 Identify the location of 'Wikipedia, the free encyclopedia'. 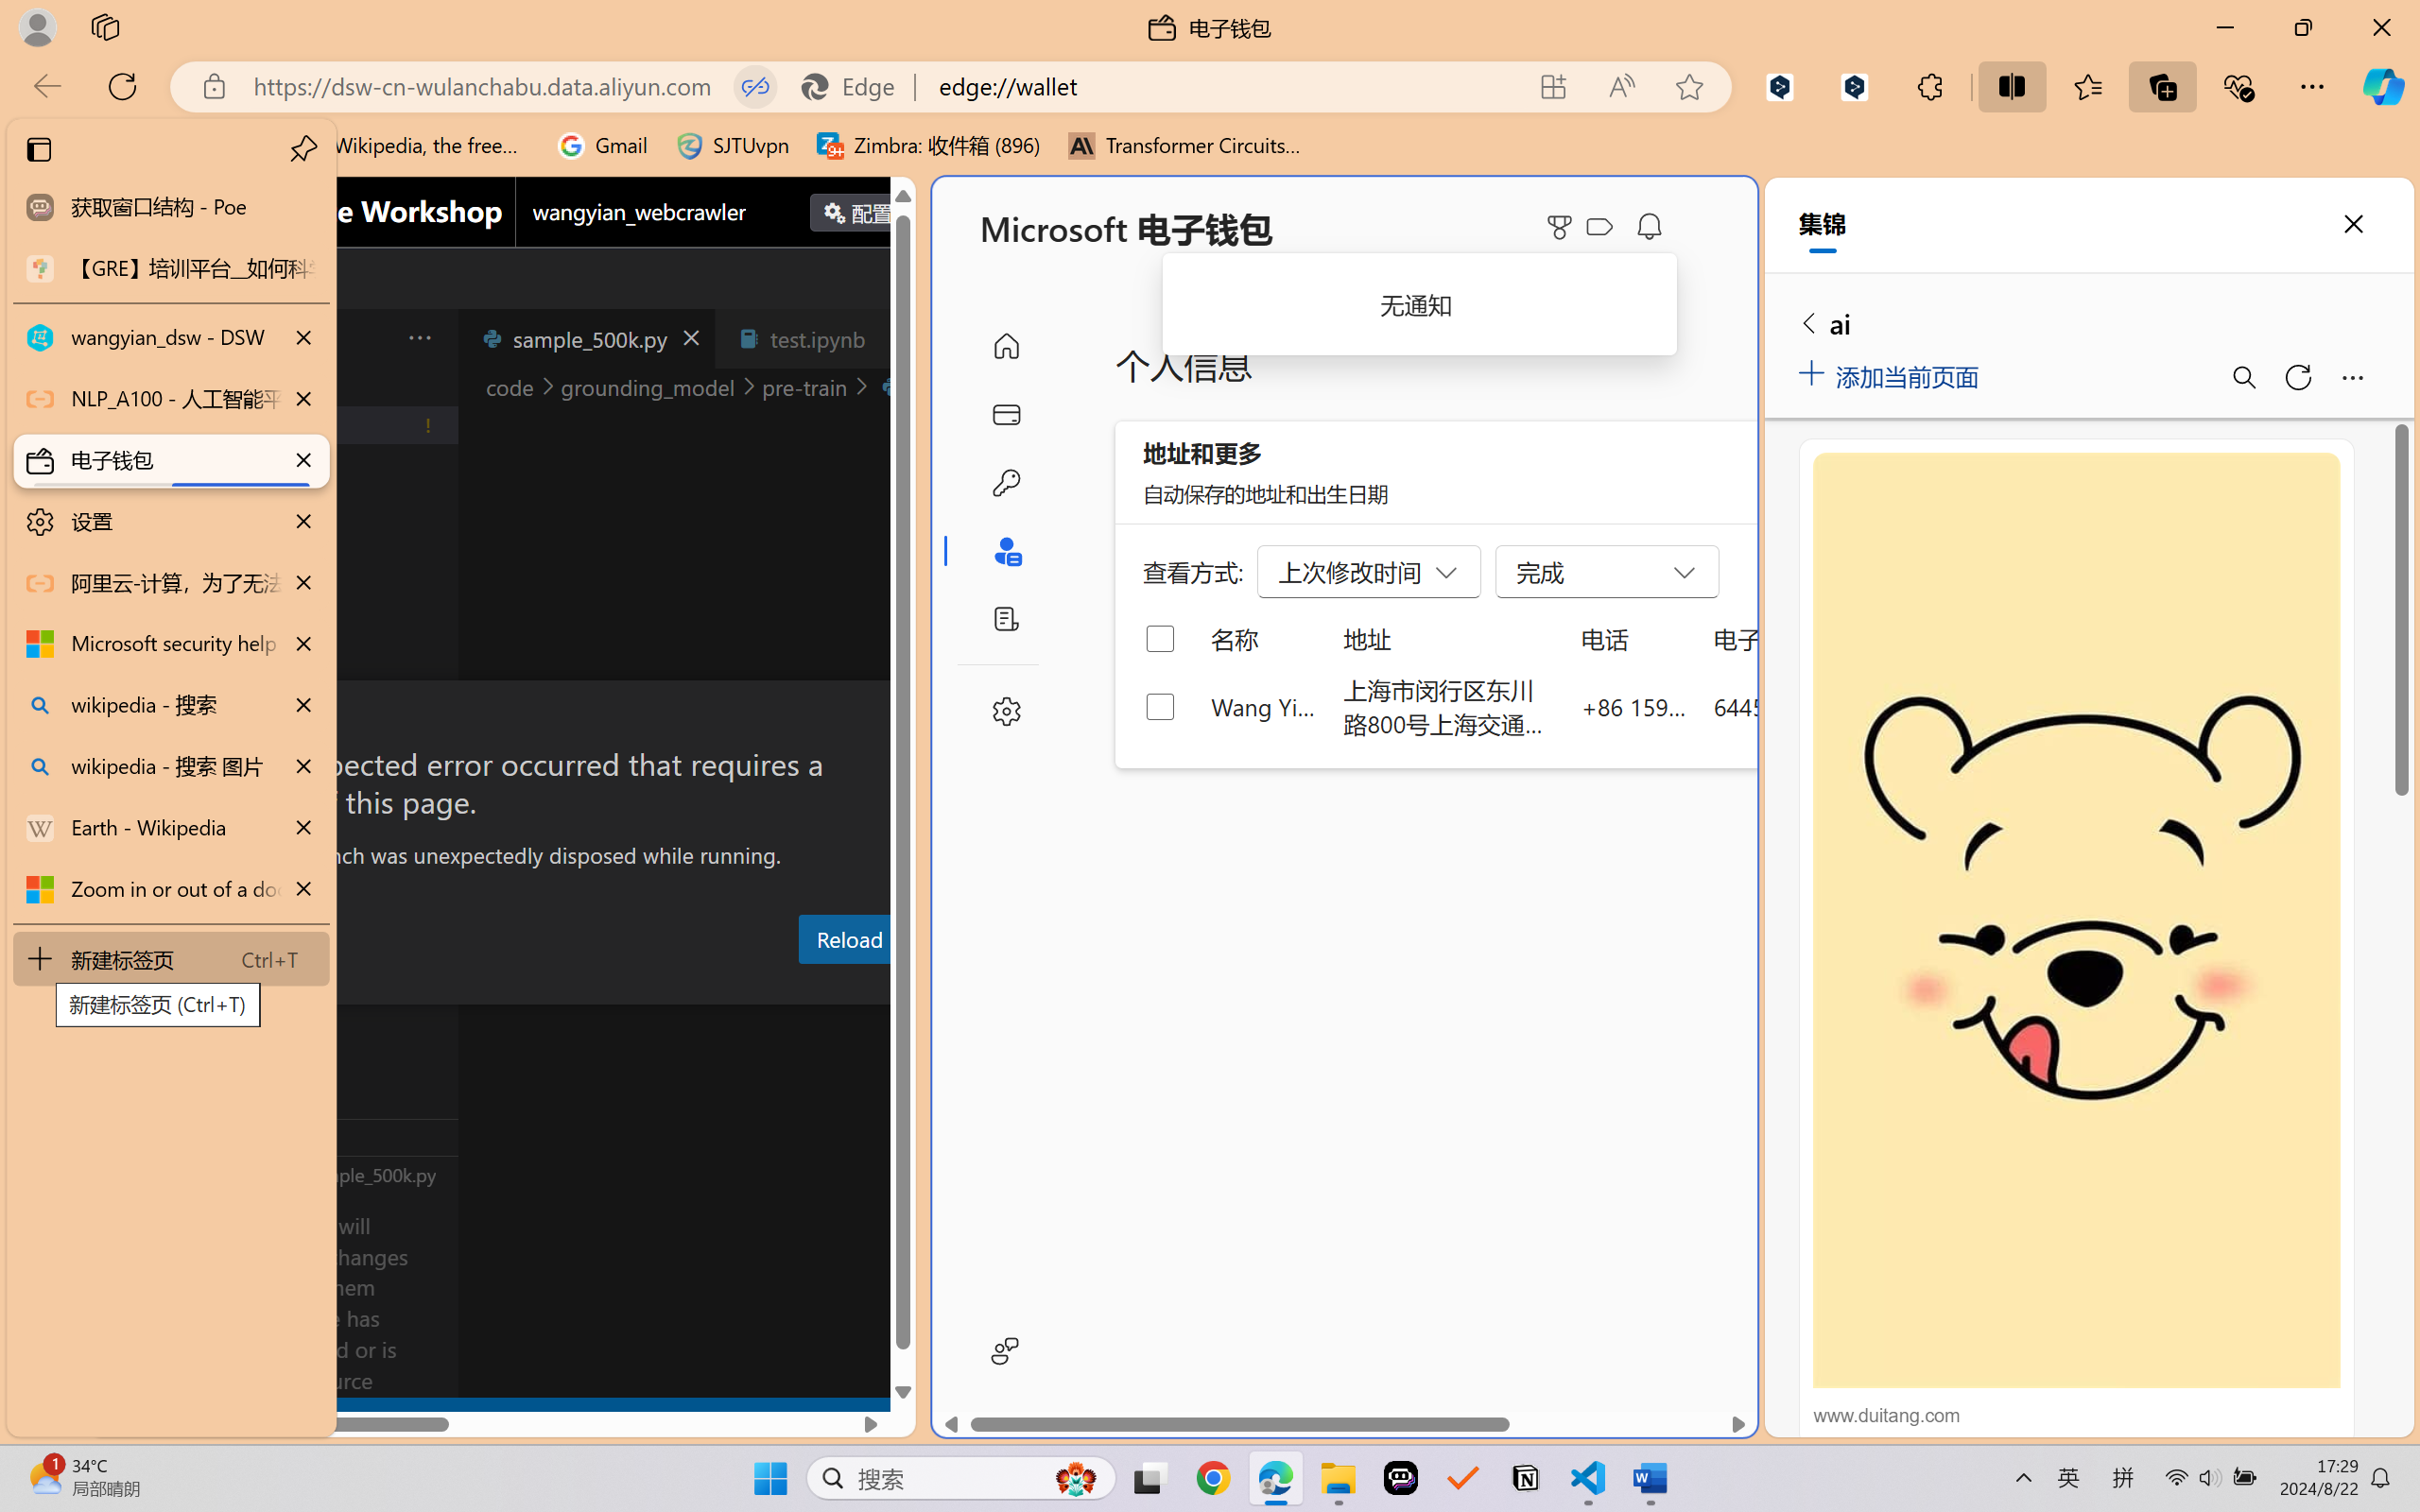
(411, 145).